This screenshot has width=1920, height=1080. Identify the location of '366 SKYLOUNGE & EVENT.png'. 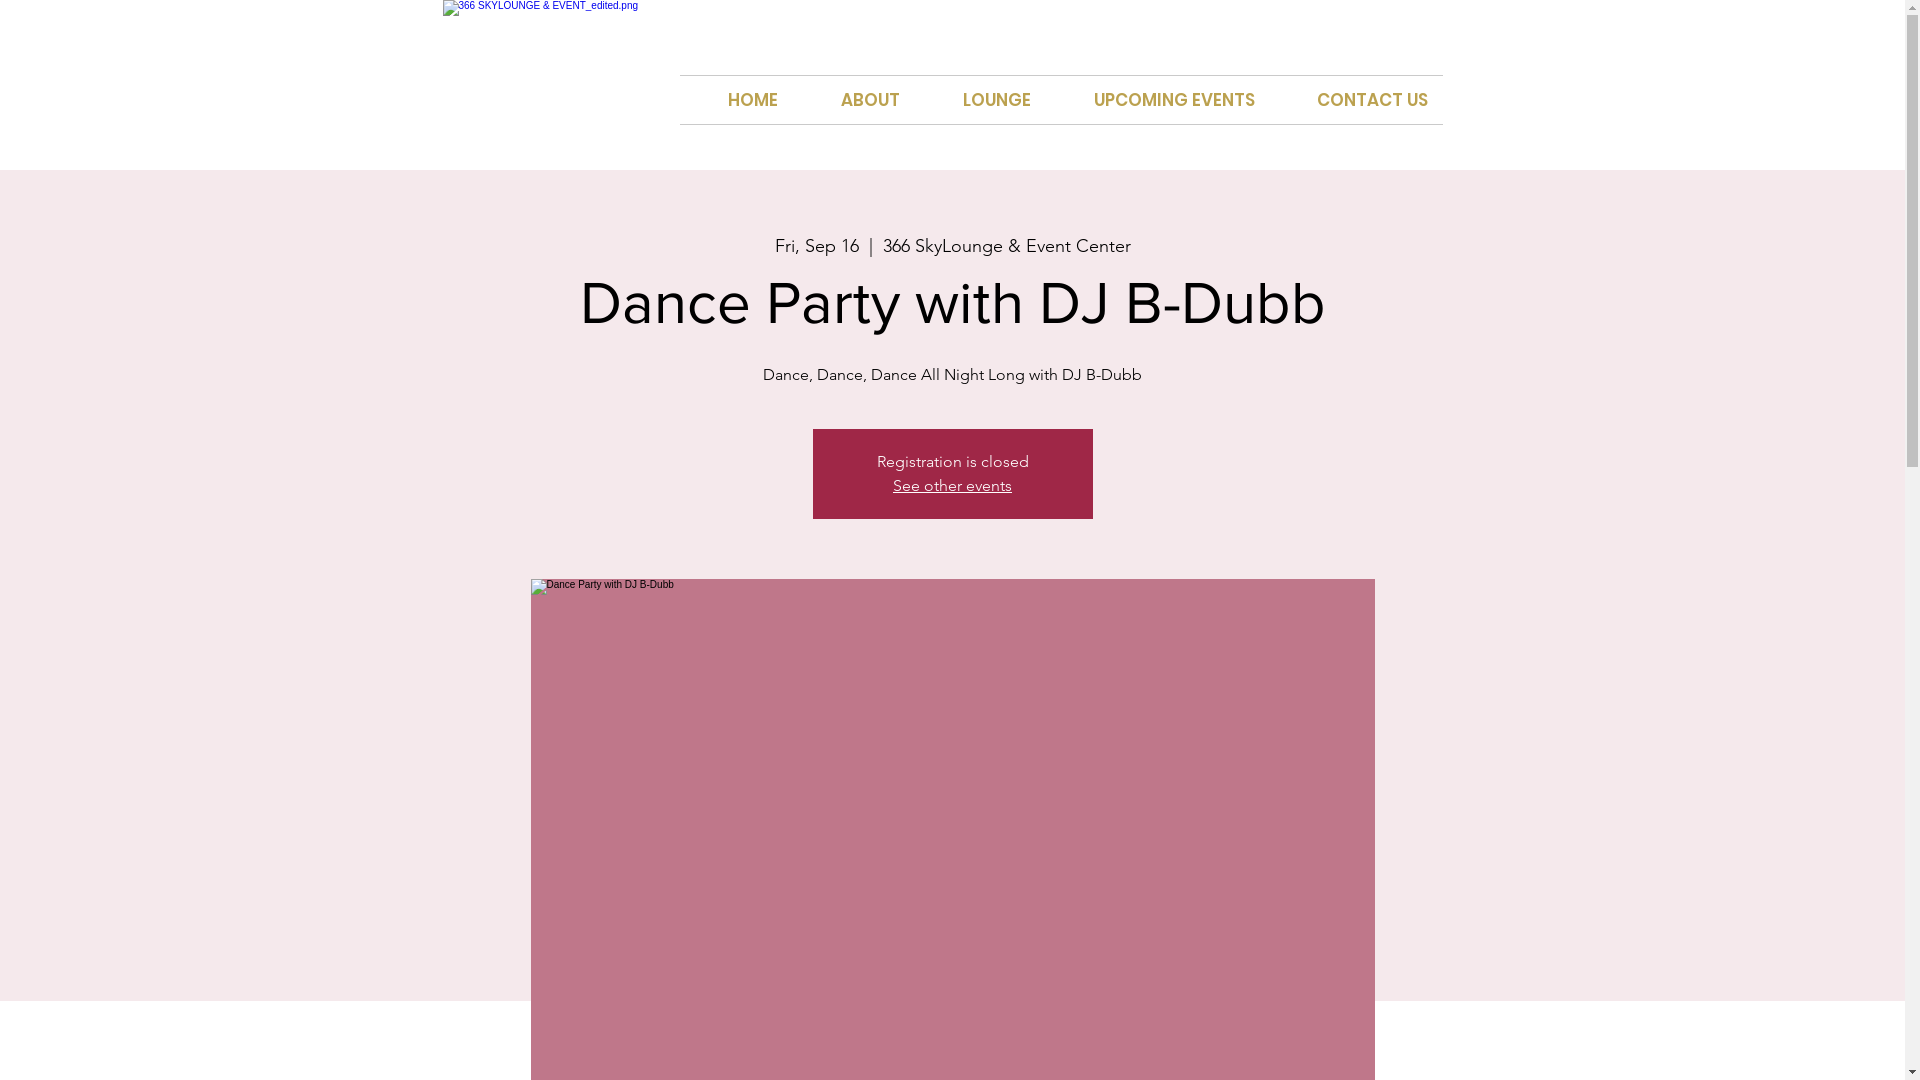
(565, 65).